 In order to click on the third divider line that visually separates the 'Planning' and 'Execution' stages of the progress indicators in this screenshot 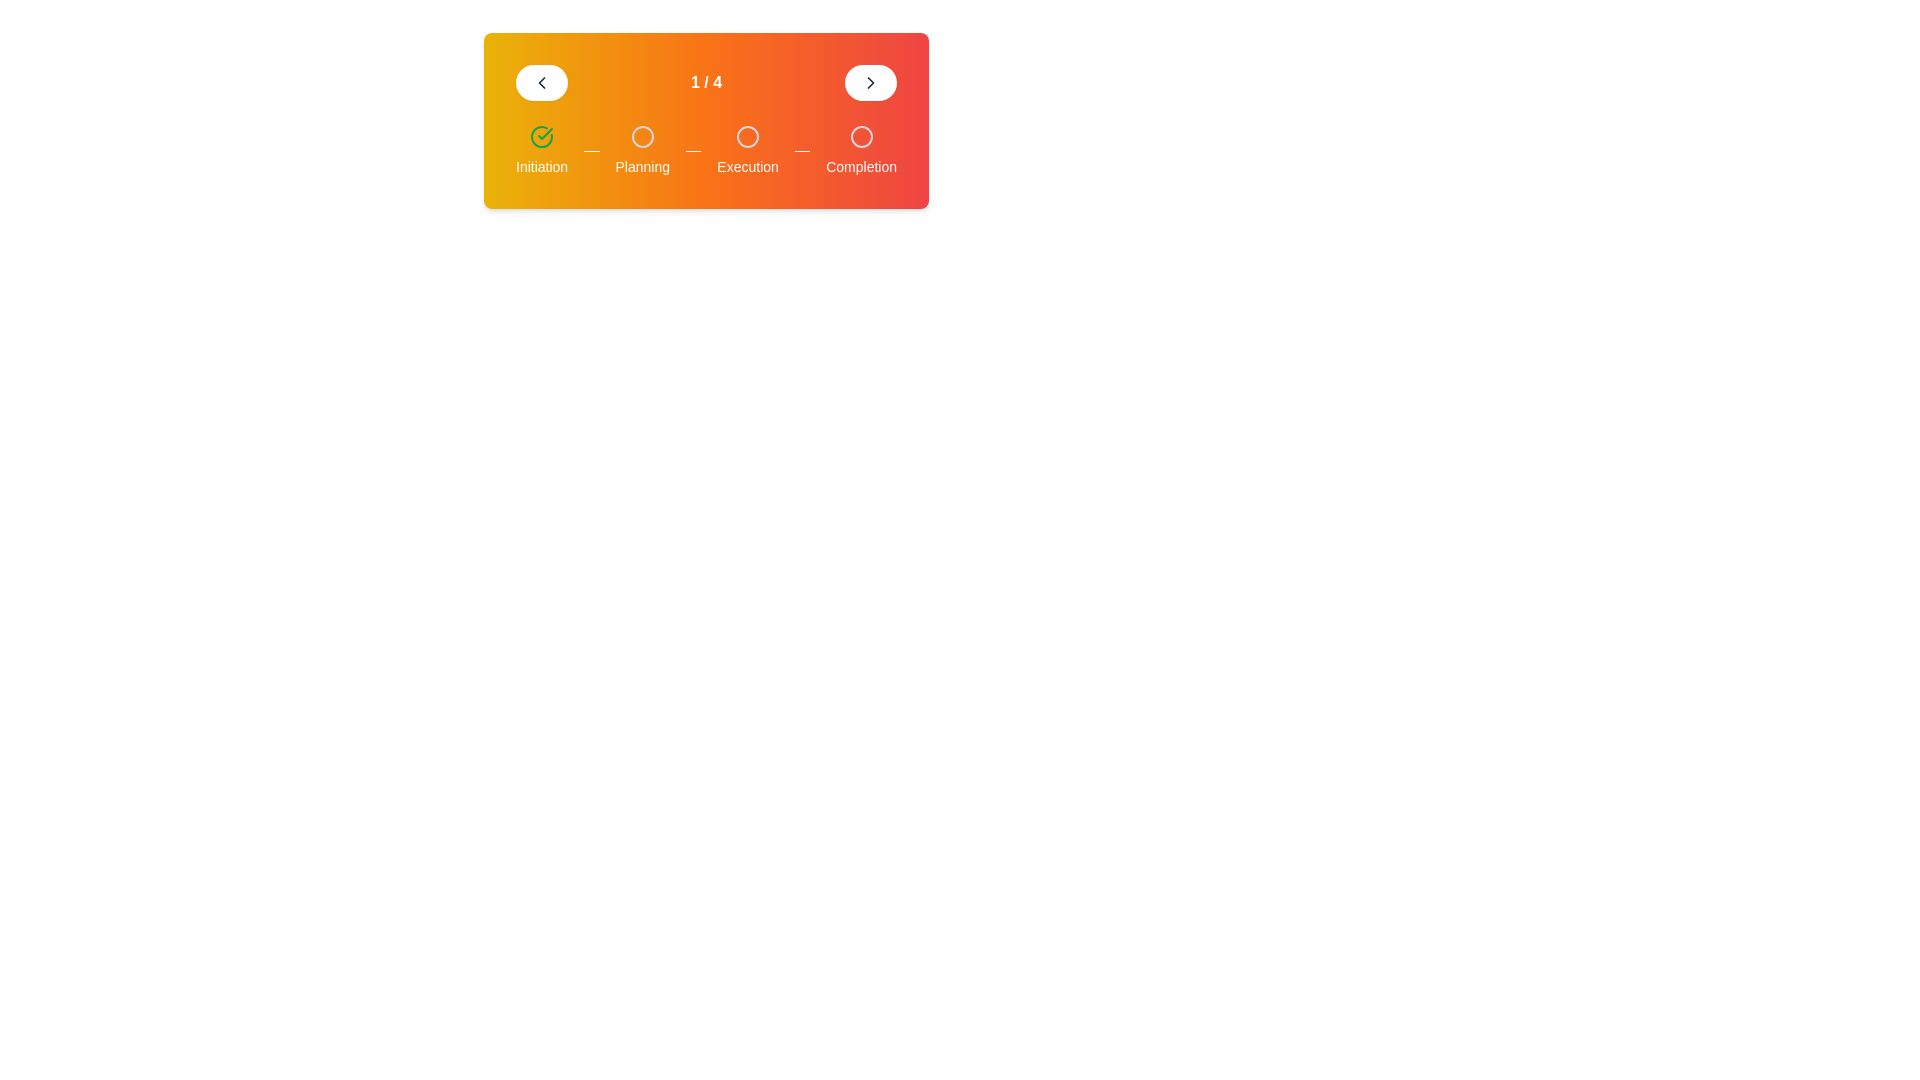, I will do `click(693, 149)`.